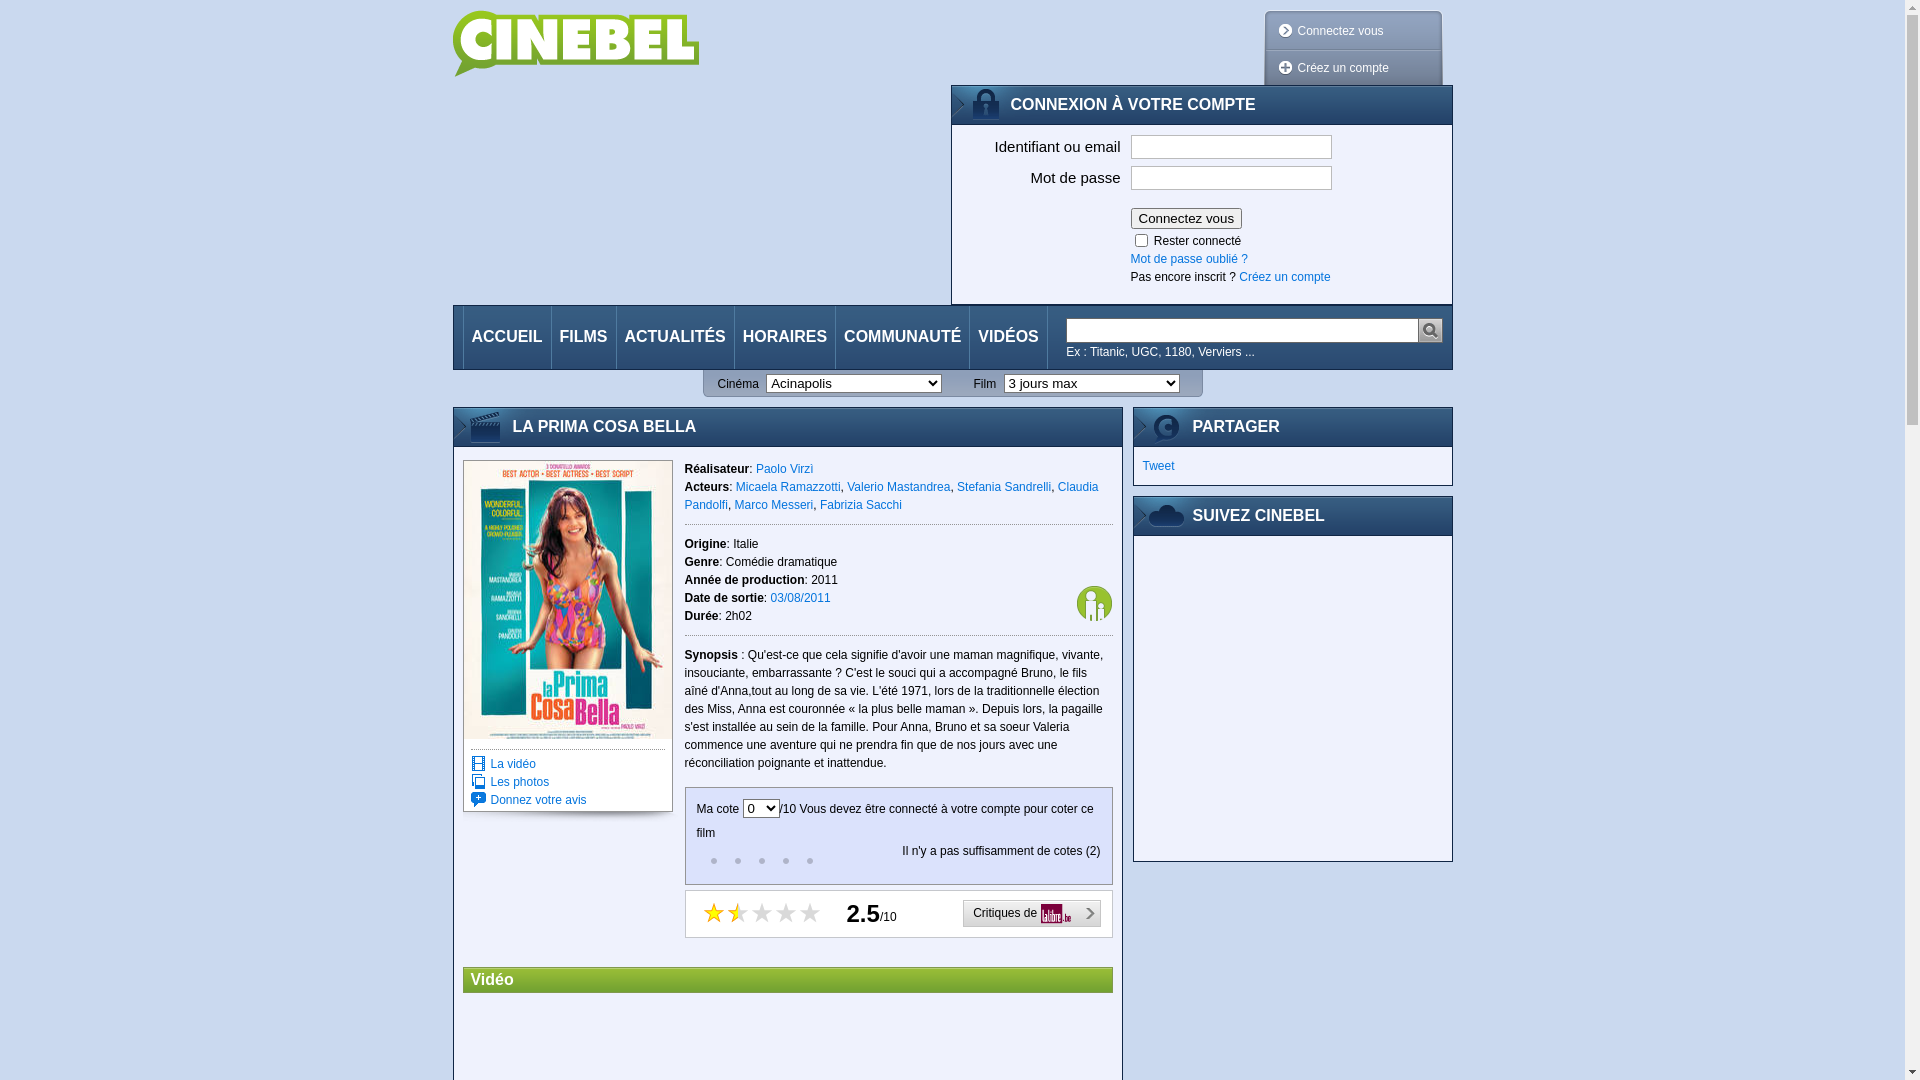 This screenshot has height=1080, width=1920. I want to click on 'Donnez votre avis', so click(537, 798).